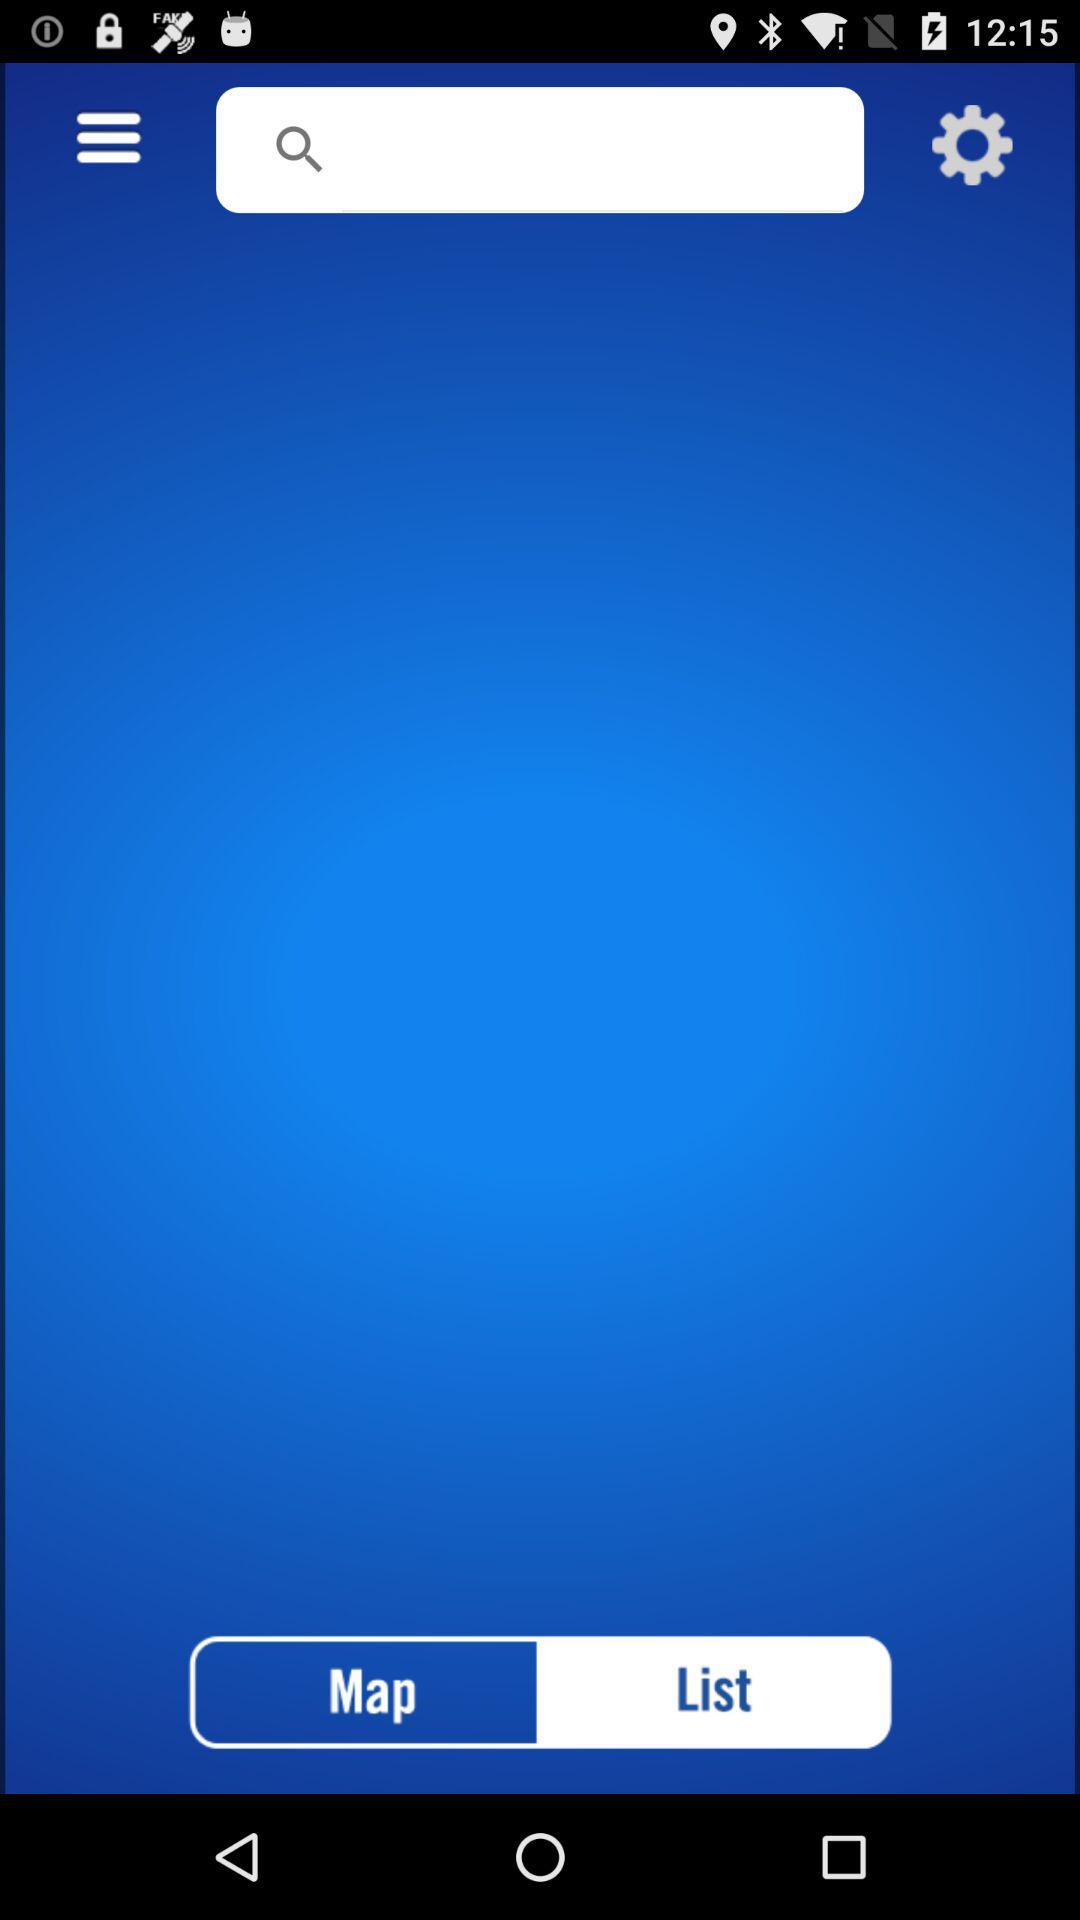  What do you see at coordinates (108, 148) in the screenshot?
I see `the menu icon` at bounding box center [108, 148].